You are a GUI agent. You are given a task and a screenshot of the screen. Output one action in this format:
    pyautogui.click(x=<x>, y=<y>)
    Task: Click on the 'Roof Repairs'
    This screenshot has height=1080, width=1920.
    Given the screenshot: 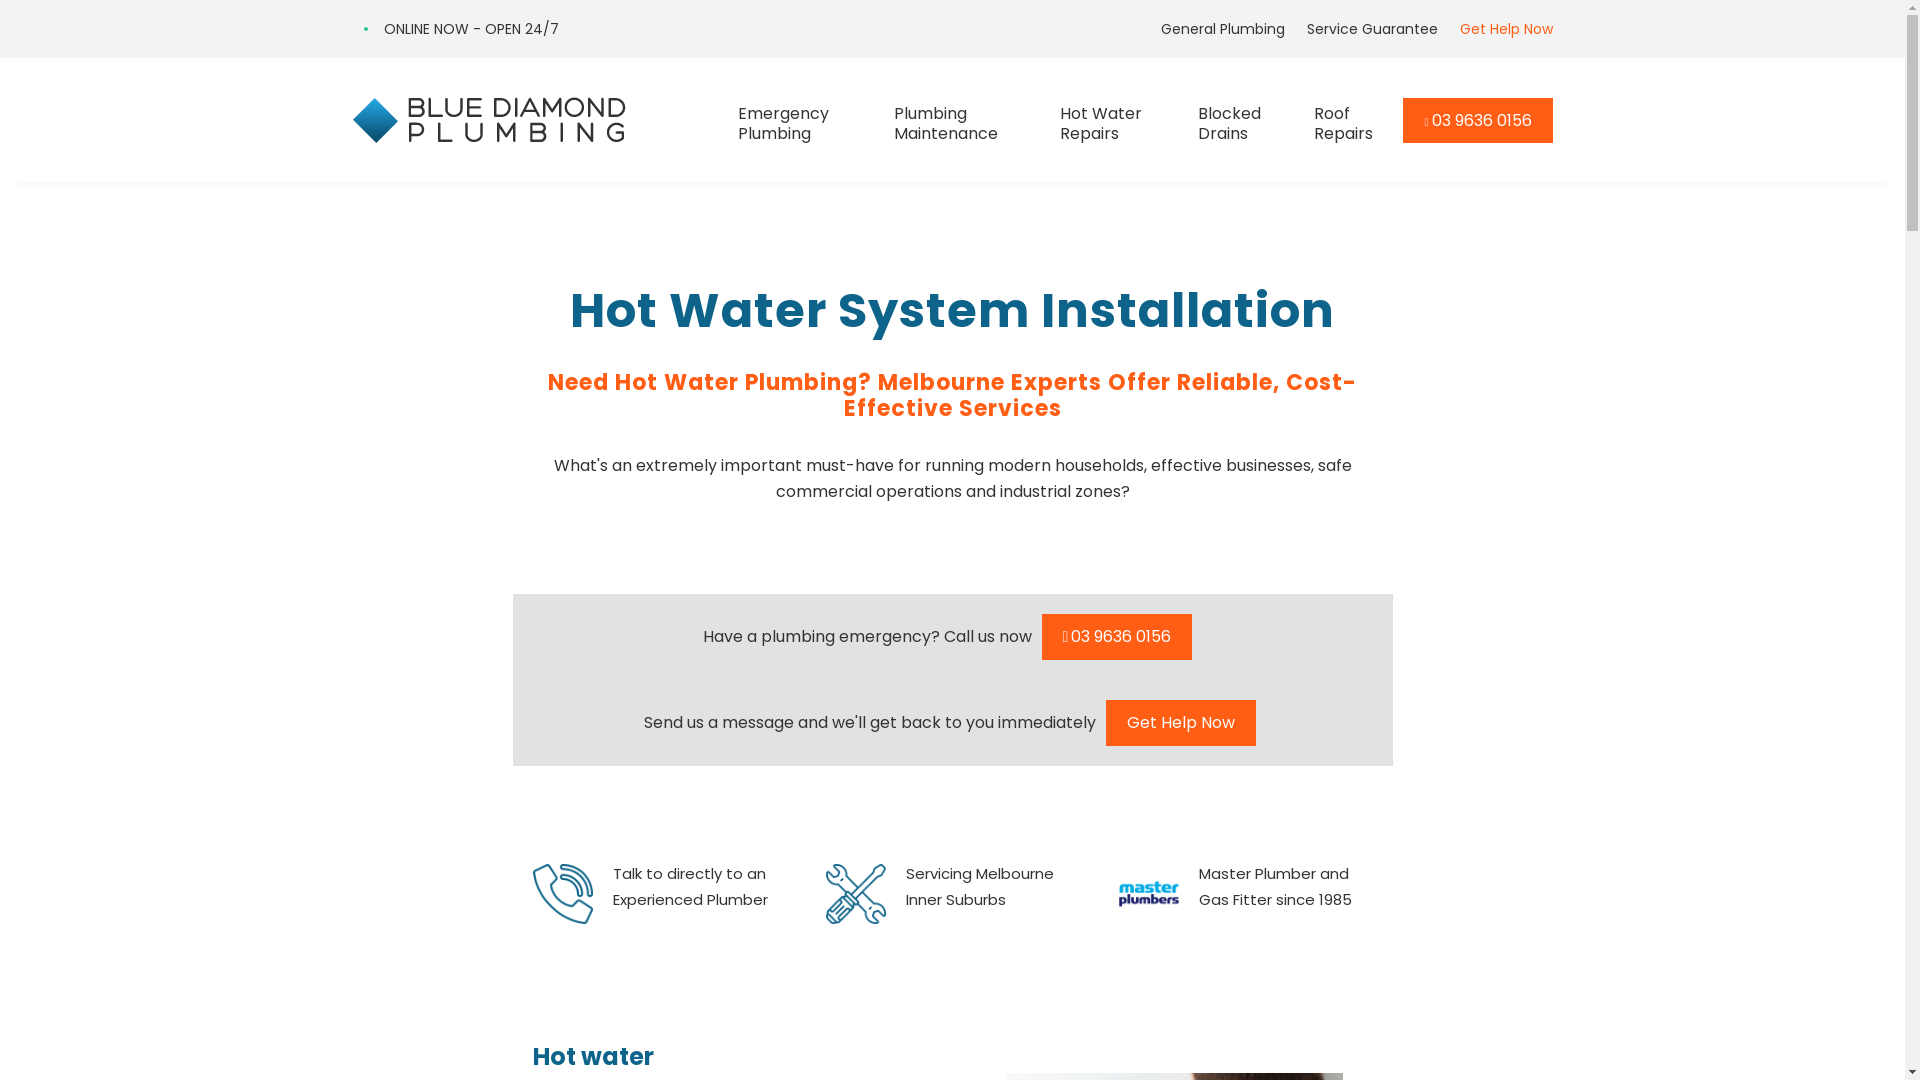 What is the action you would take?
    pyautogui.click(x=1314, y=119)
    